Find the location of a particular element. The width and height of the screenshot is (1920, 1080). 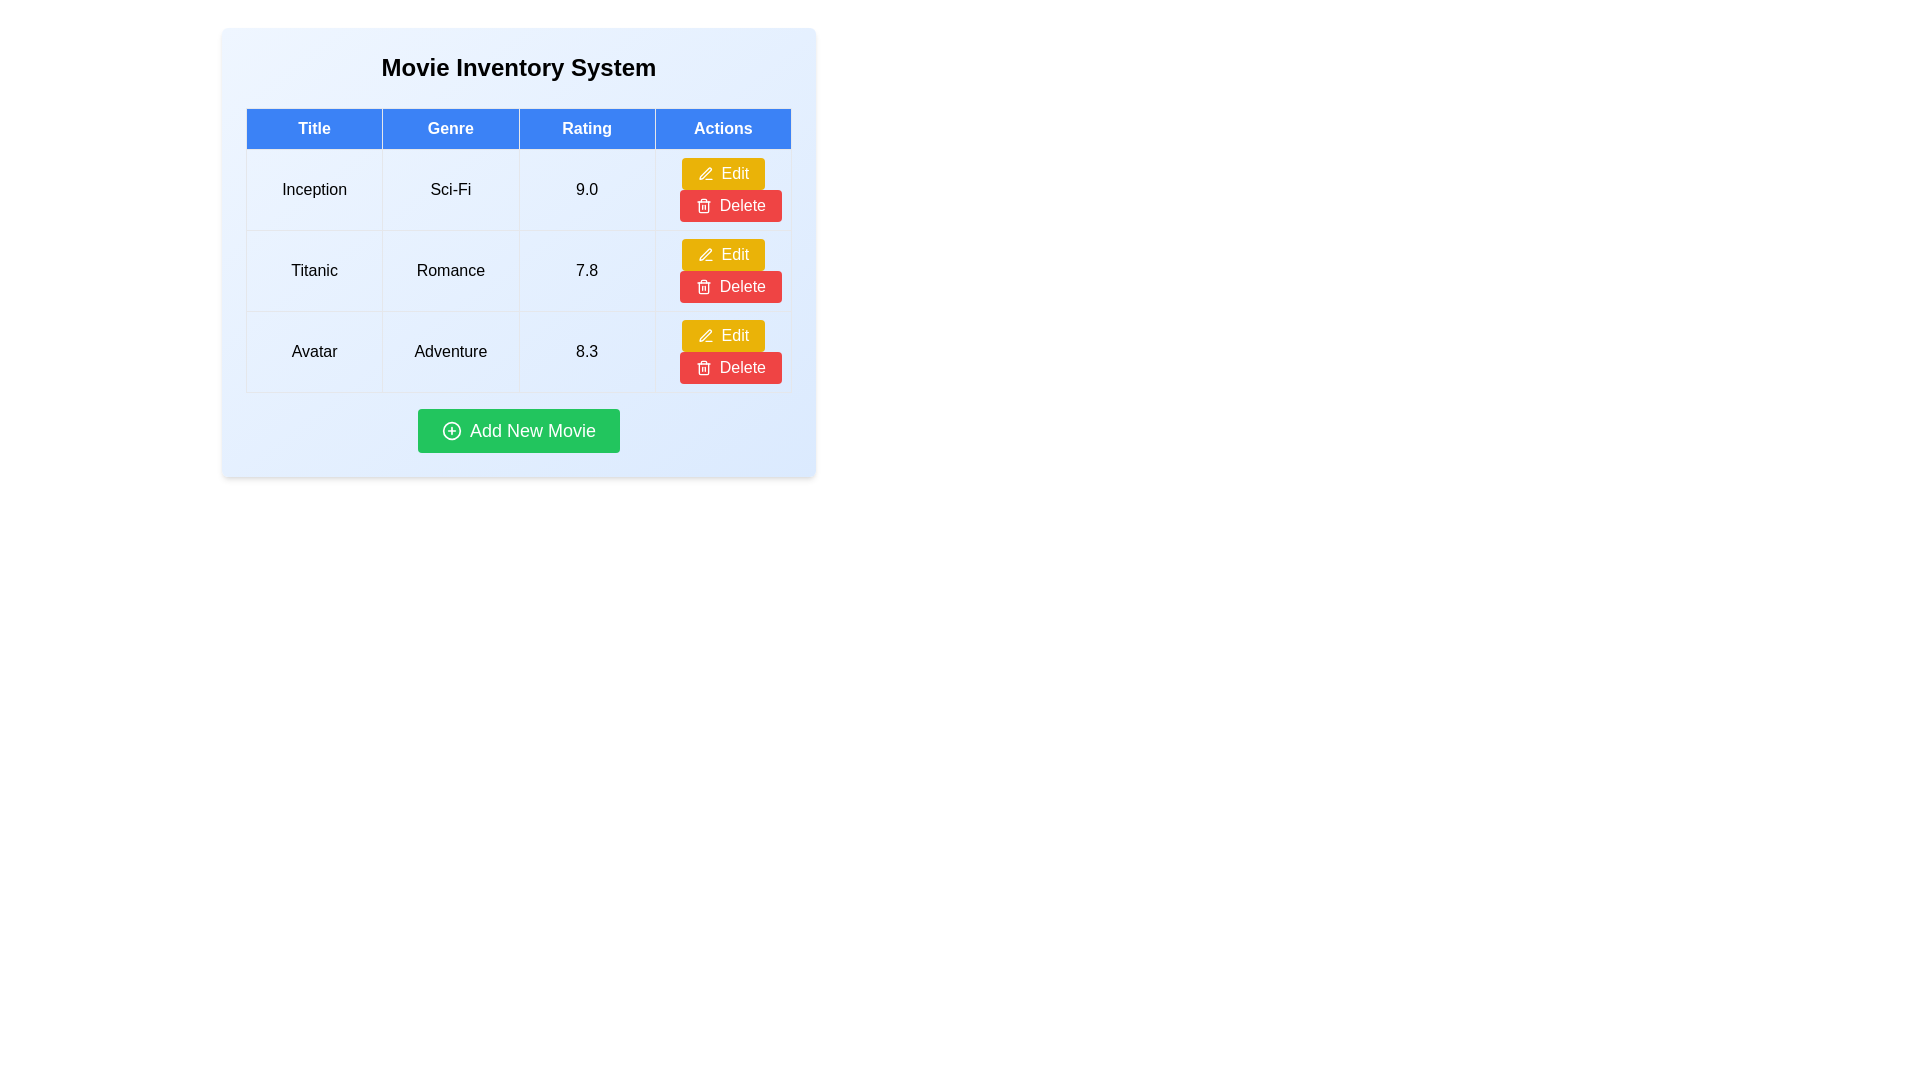

the trash bin icon within the red 'Delete' button is located at coordinates (703, 367).